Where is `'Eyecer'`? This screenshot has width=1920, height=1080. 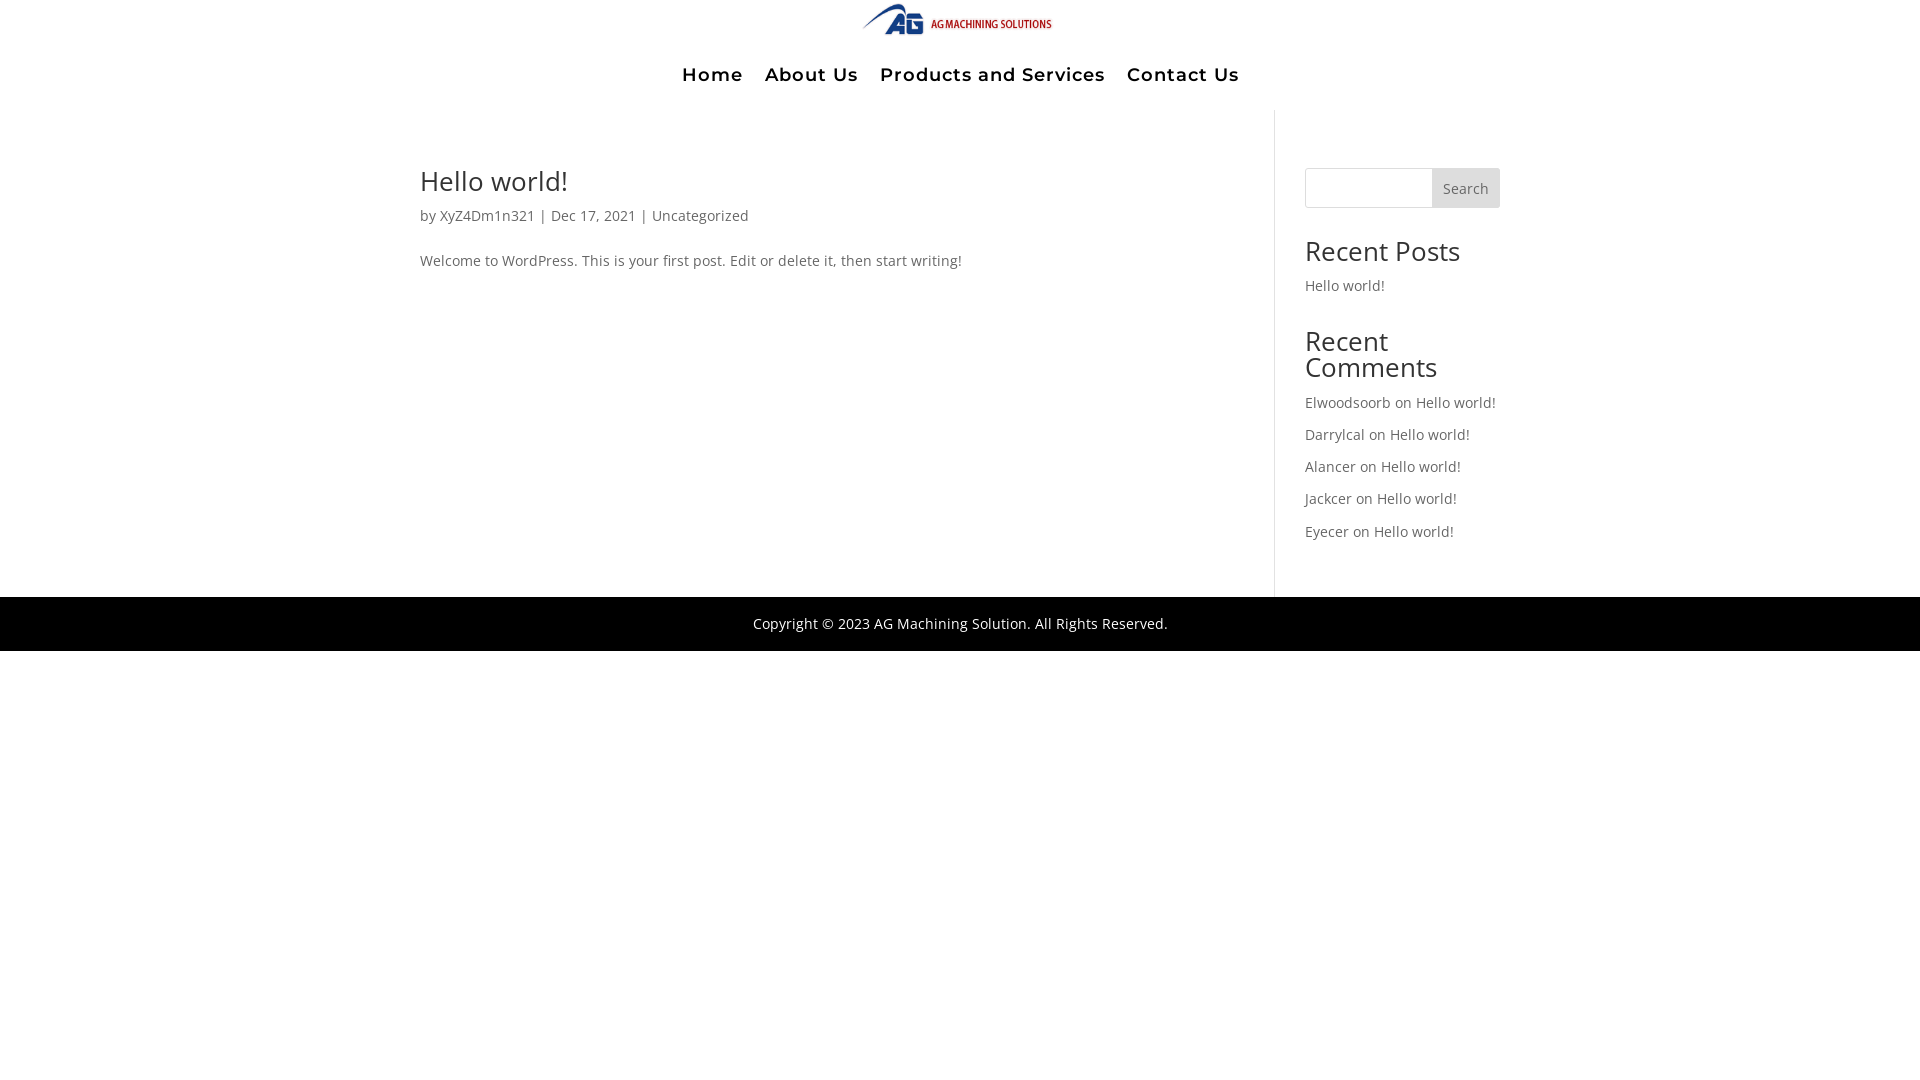 'Eyecer' is located at coordinates (1326, 530).